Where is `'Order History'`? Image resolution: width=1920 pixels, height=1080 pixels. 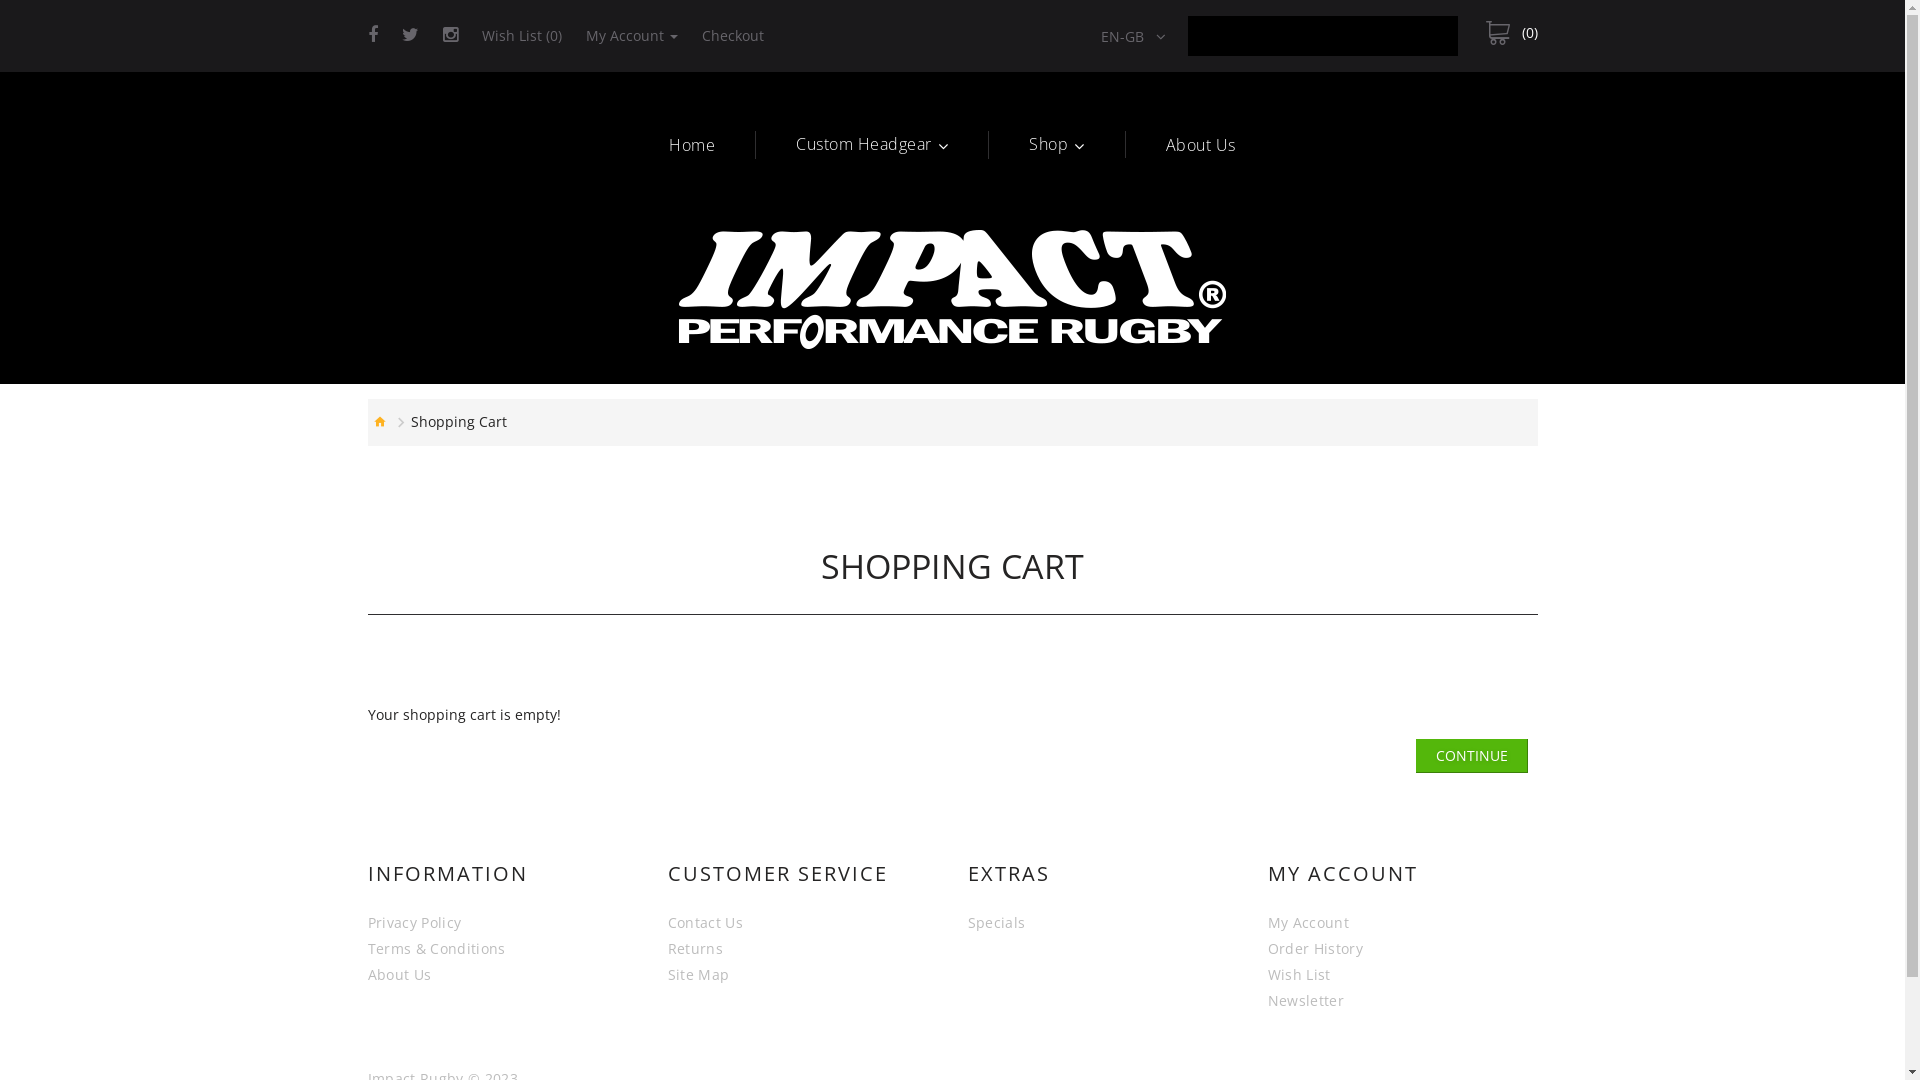 'Order History' is located at coordinates (1315, 947).